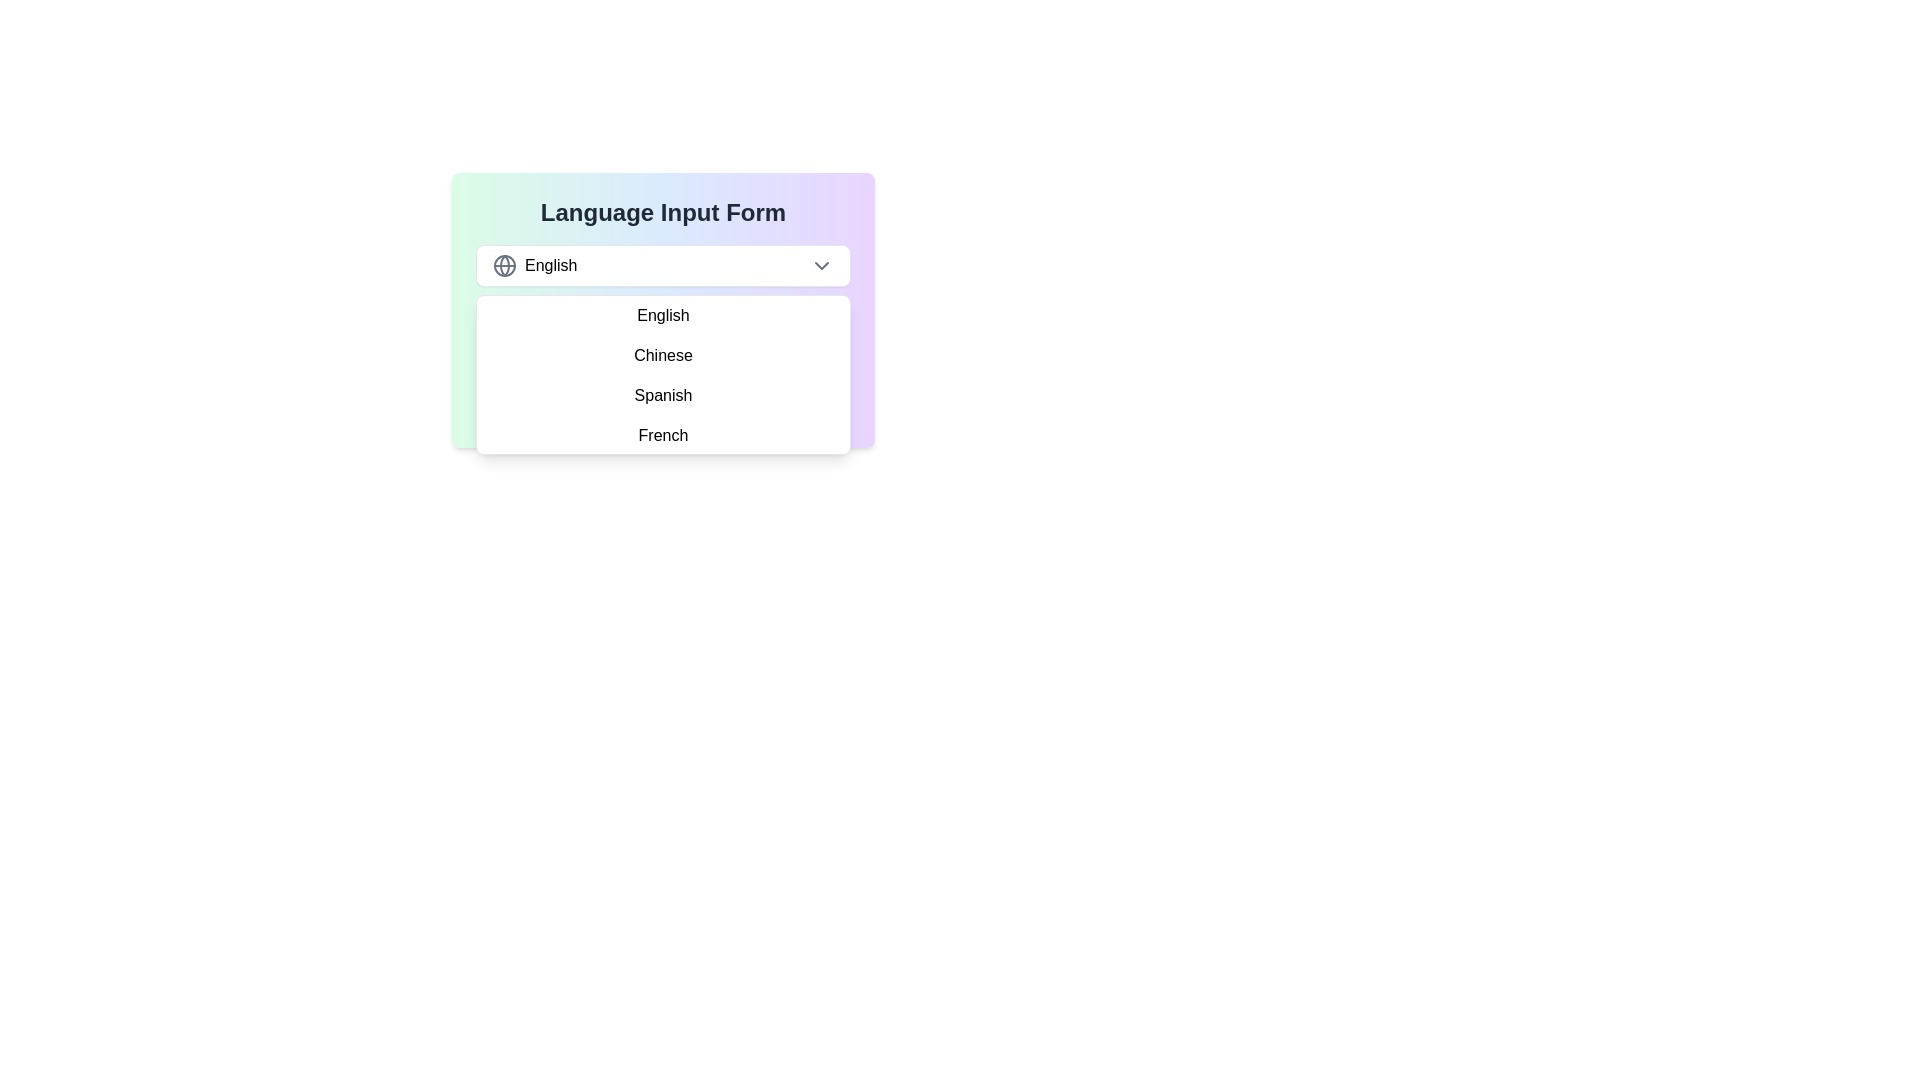  I want to click on the dropdown menu, so click(663, 333).